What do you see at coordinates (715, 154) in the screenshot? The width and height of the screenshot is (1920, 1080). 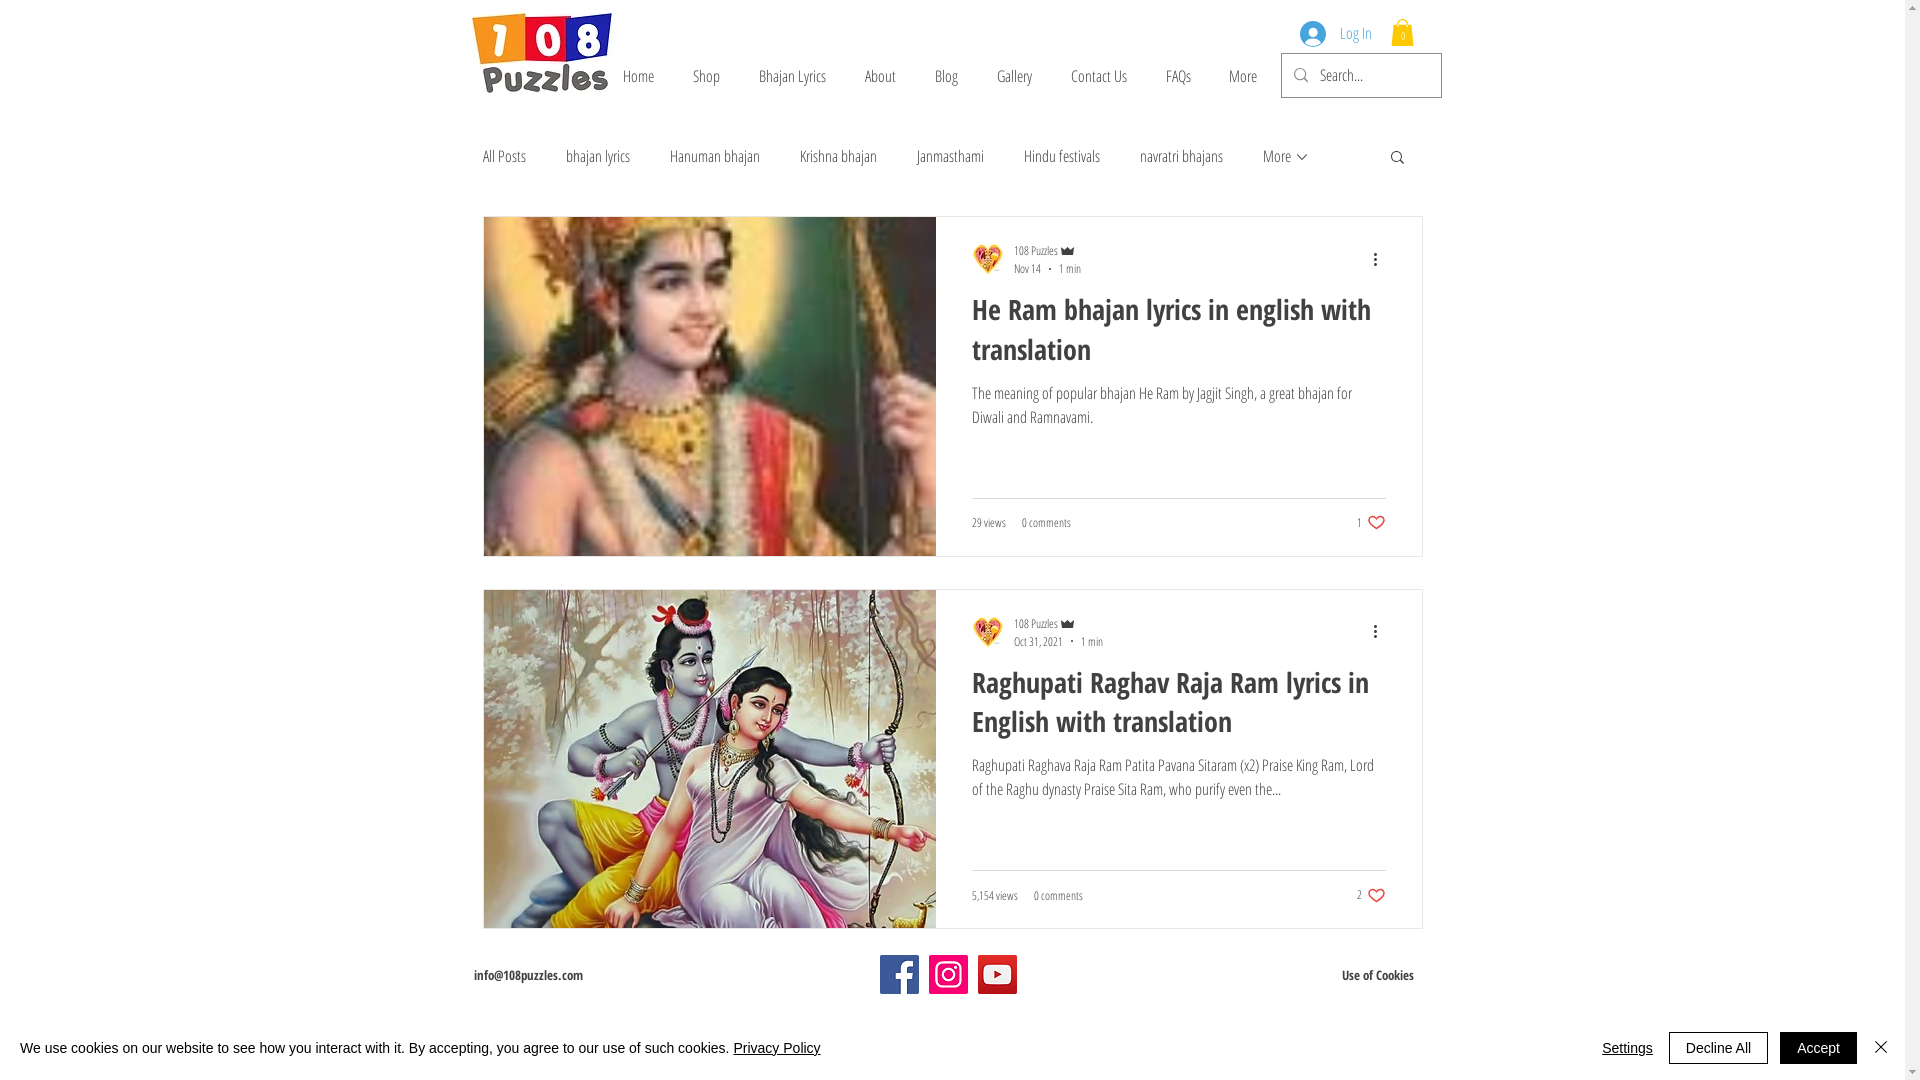 I see `'Hanuman bhajan'` at bounding box center [715, 154].